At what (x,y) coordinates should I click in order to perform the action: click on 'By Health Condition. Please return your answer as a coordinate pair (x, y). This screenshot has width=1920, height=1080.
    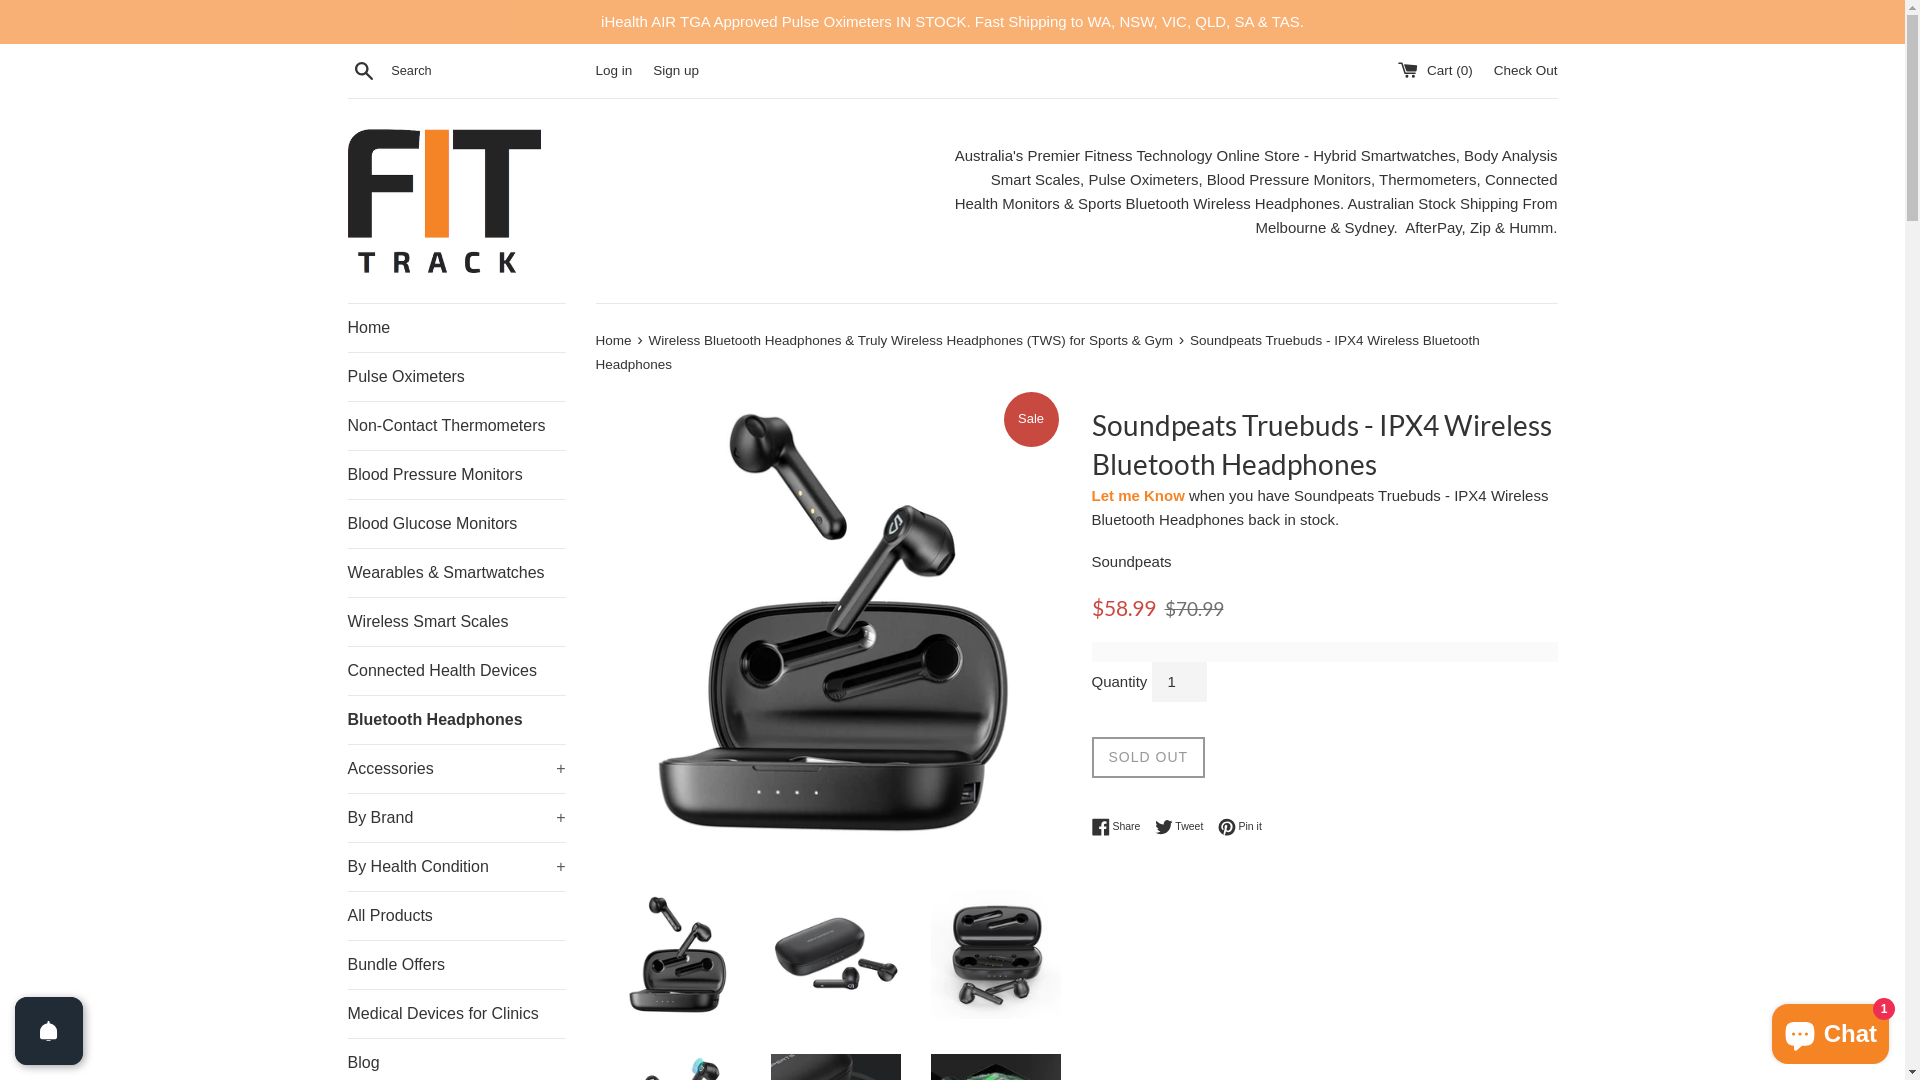
    Looking at the image, I should click on (455, 865).